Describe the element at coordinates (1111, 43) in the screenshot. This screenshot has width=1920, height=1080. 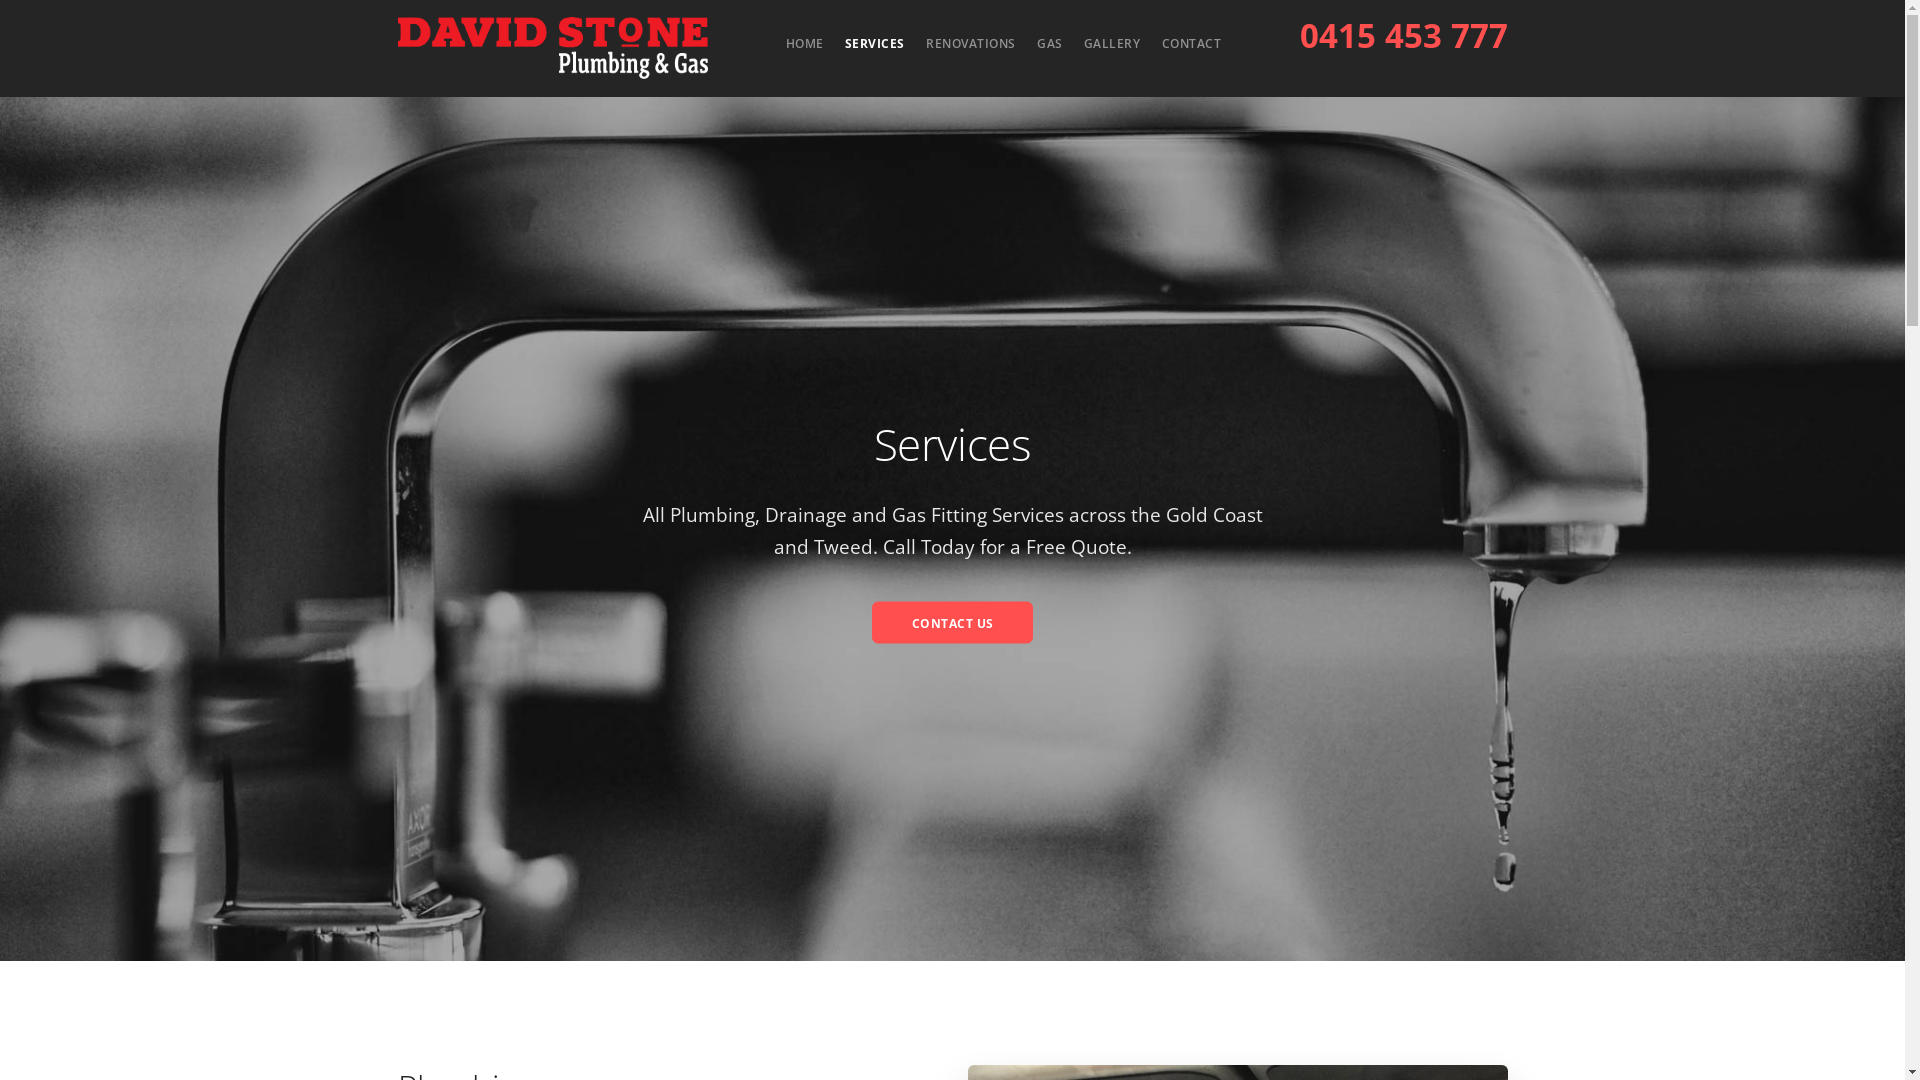
I see `'GALLERY'` at that location.